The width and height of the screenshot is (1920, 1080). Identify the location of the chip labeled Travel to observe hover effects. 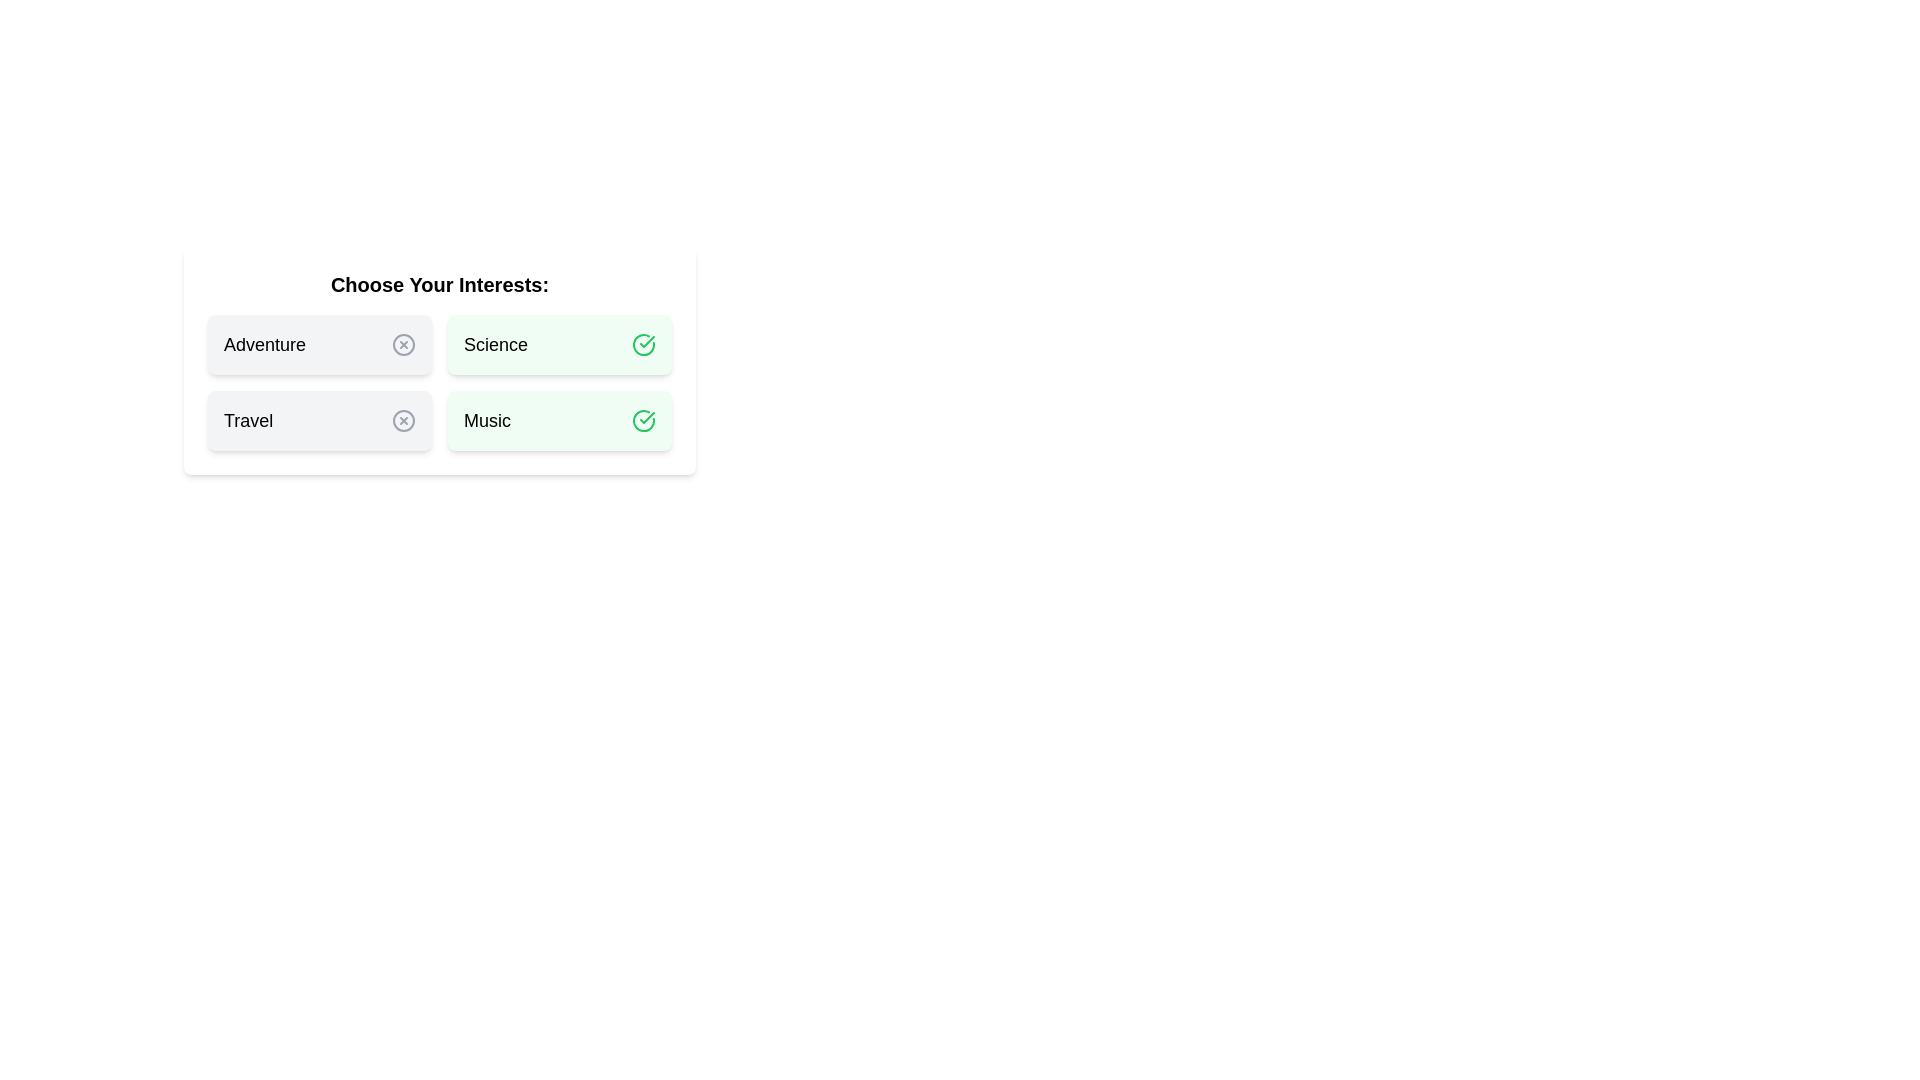
(320, 419).